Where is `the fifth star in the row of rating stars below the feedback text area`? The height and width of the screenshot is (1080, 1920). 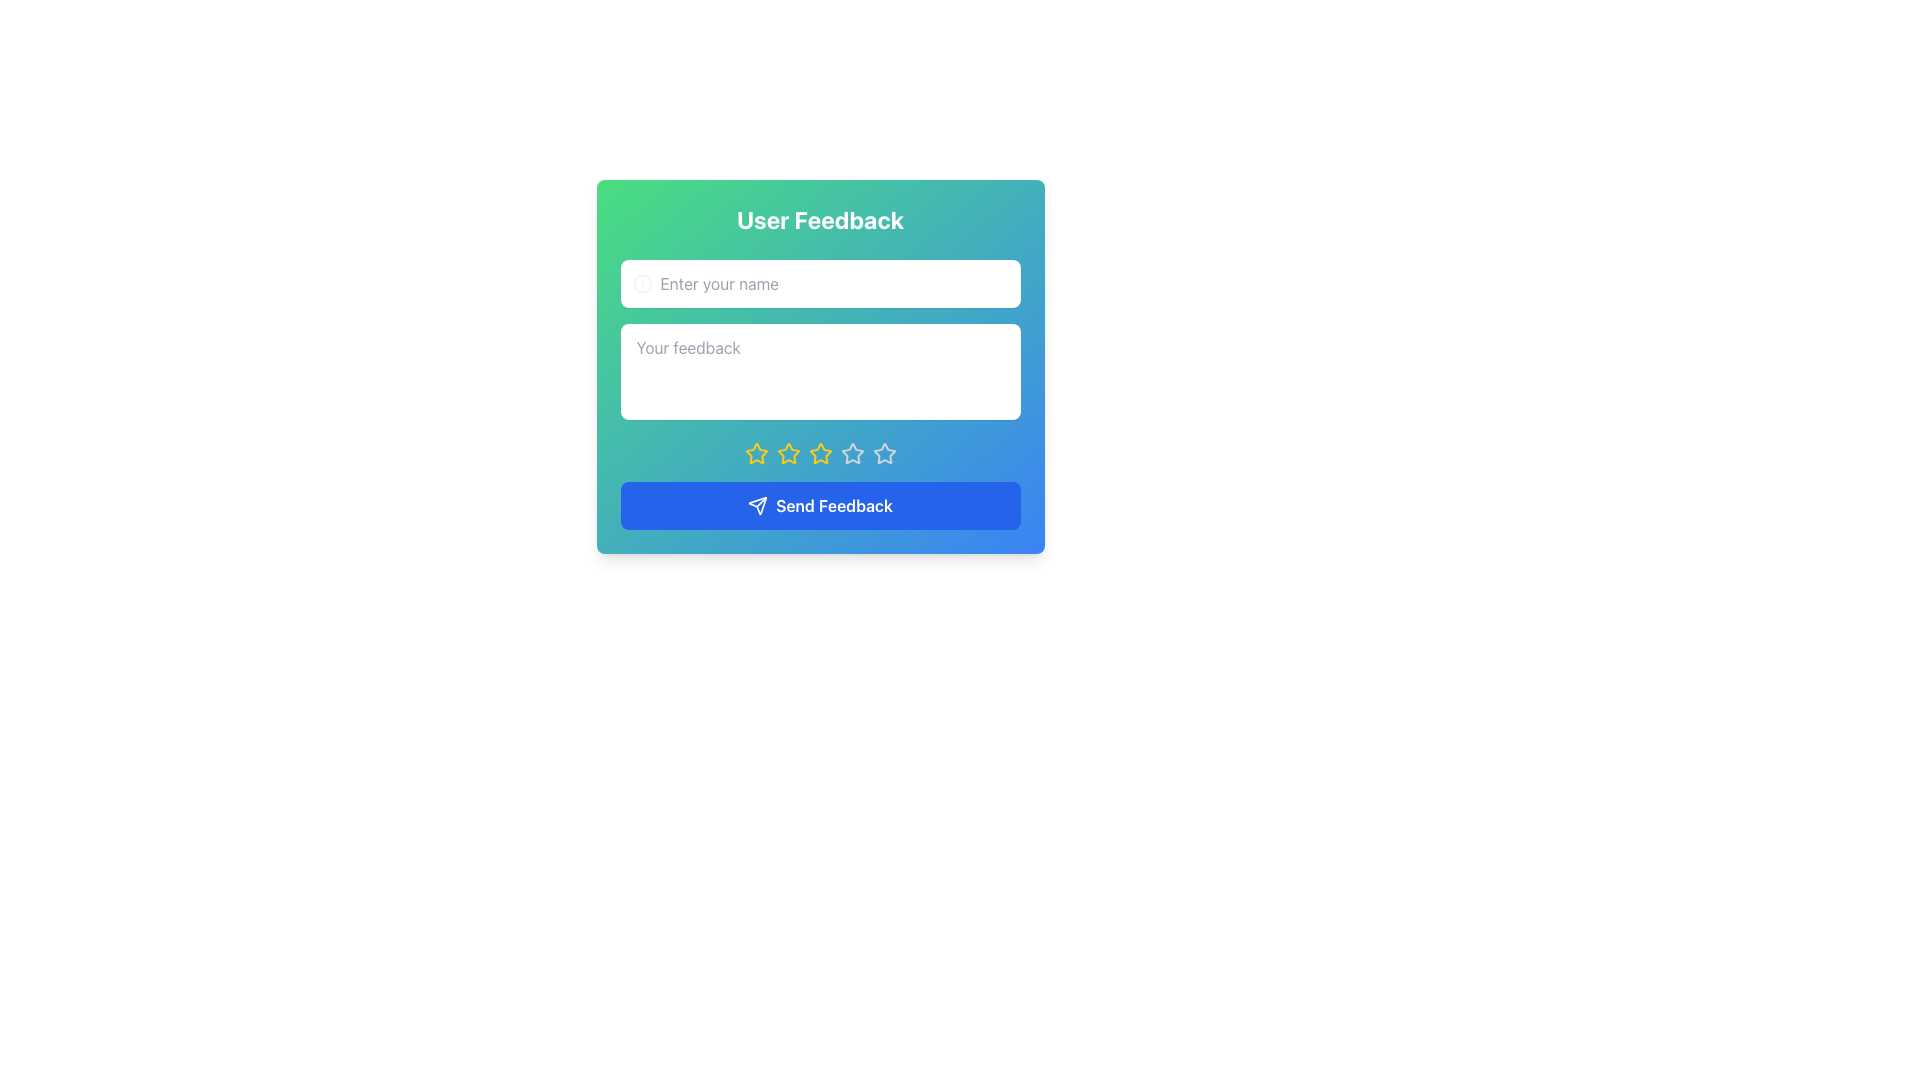
the fifth star in the row of rating stars below the feedback text area is located at coordinates (883, 454).